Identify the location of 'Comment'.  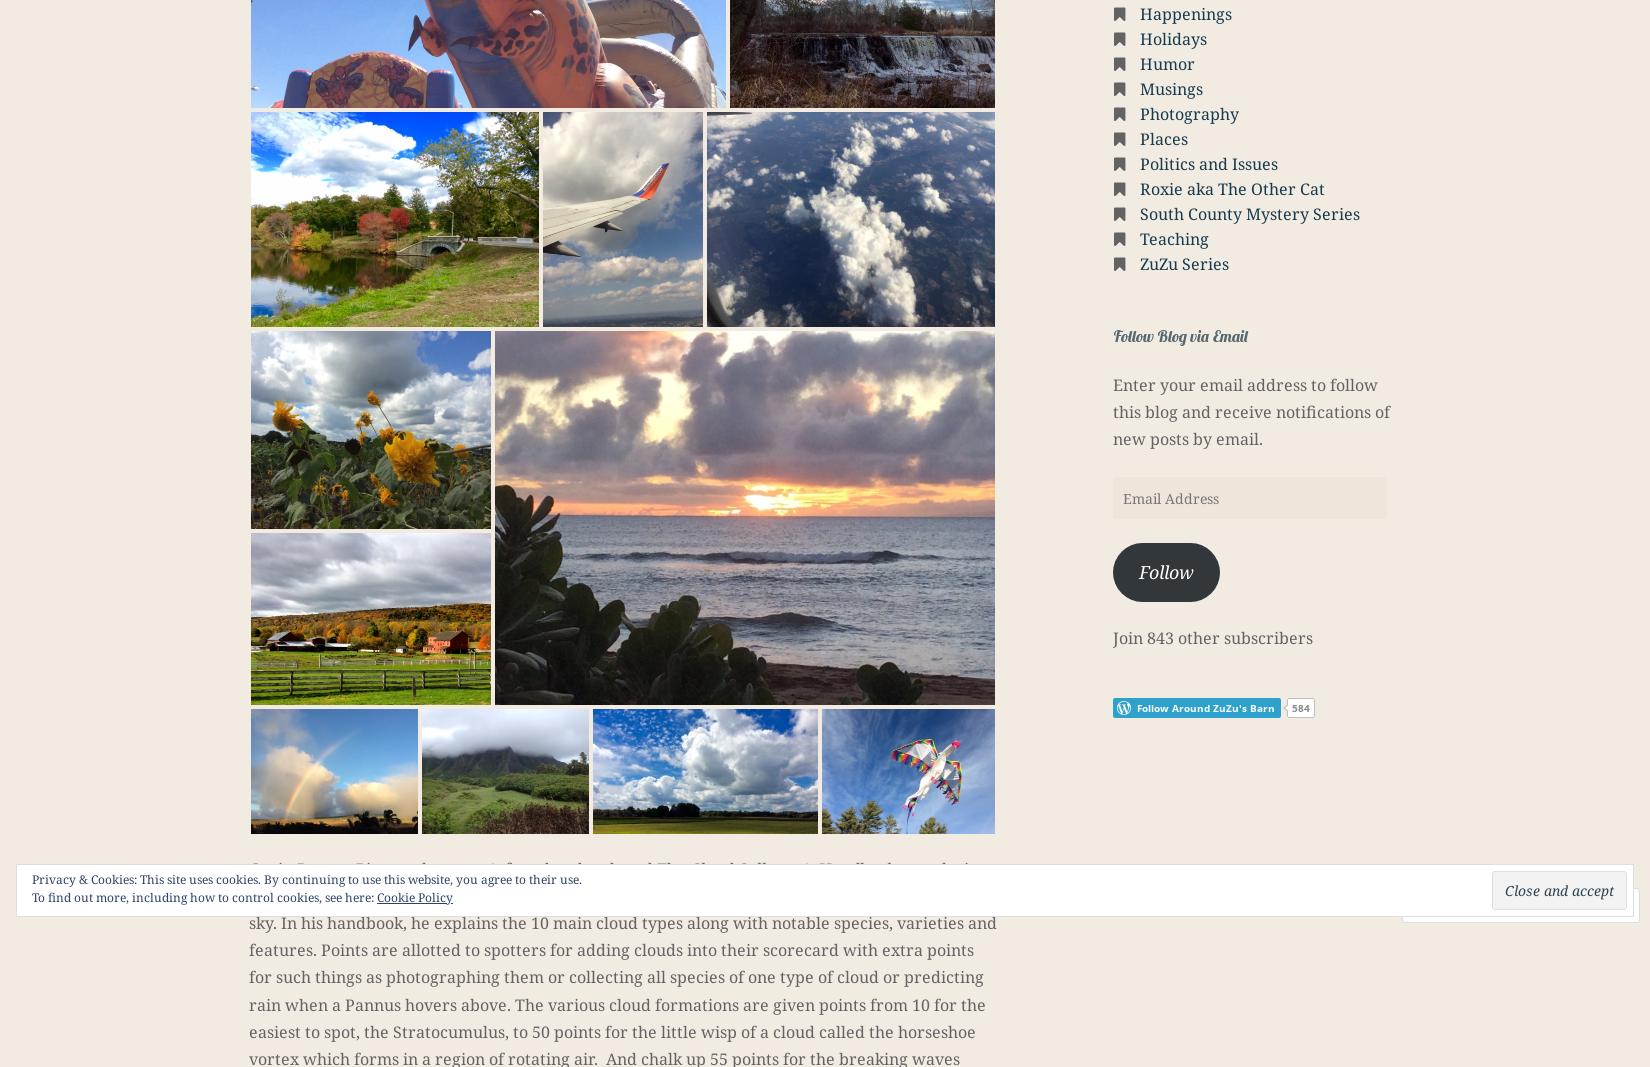
(1468, 905).